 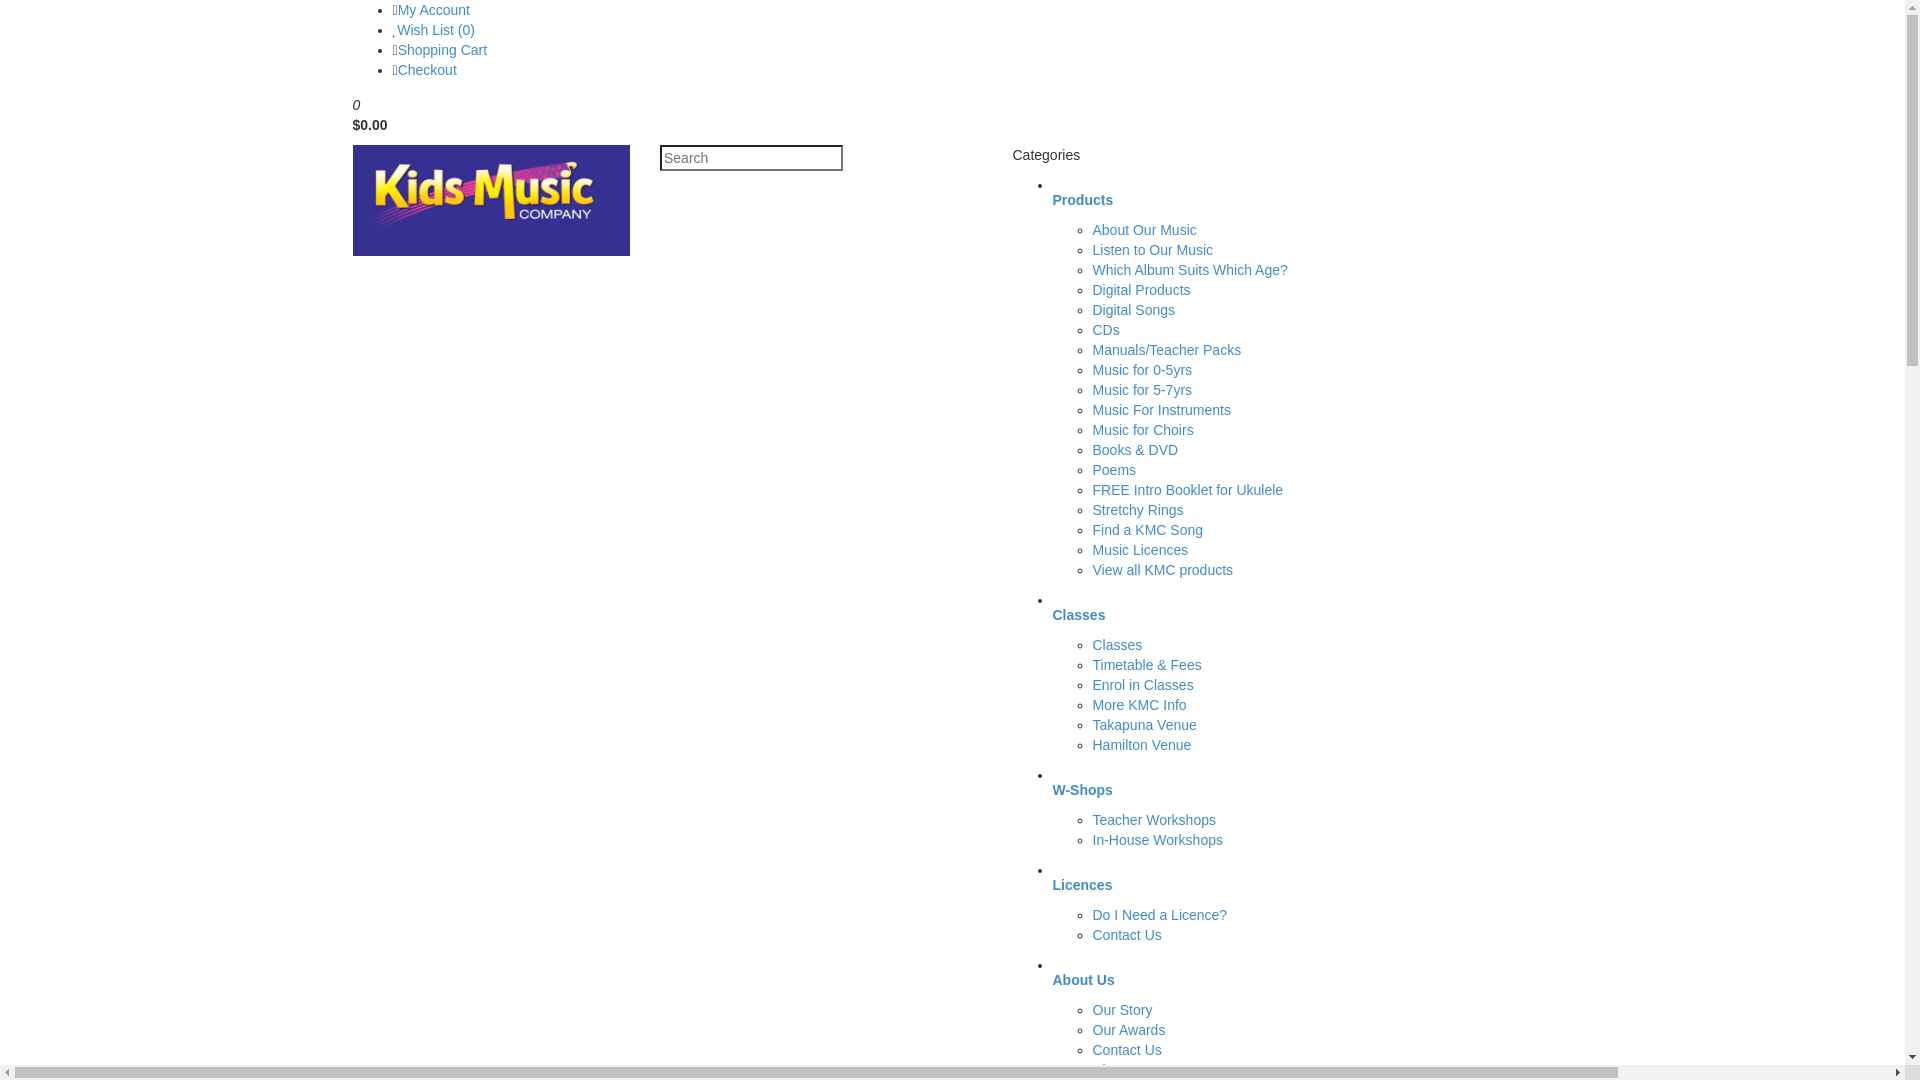 What do you see at coordinates (1146, 664) in the screenshot?
I see `'Timetable & Fees'` at bounding box center [1146, 664].